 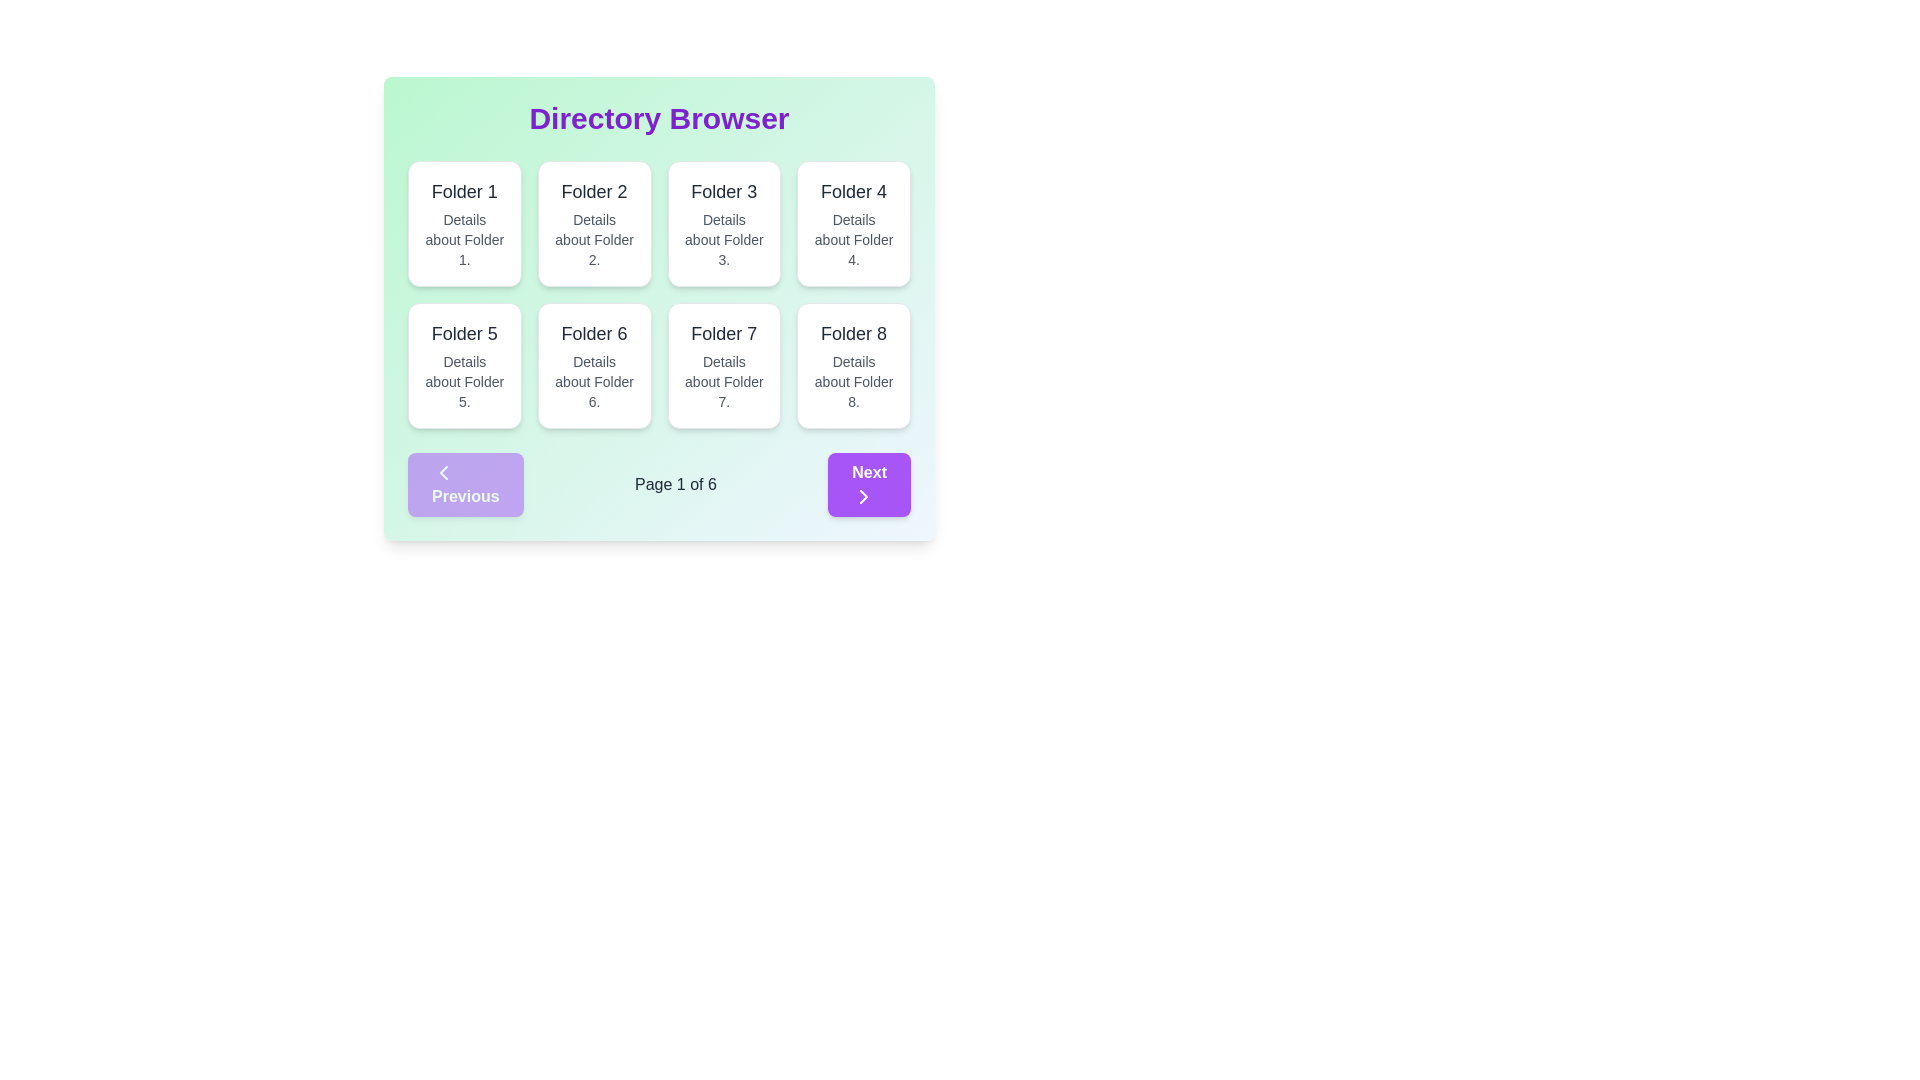 I want to click on the text label that displays the title for the folder in the fourth card of the top row, so click(x=854, y=192).